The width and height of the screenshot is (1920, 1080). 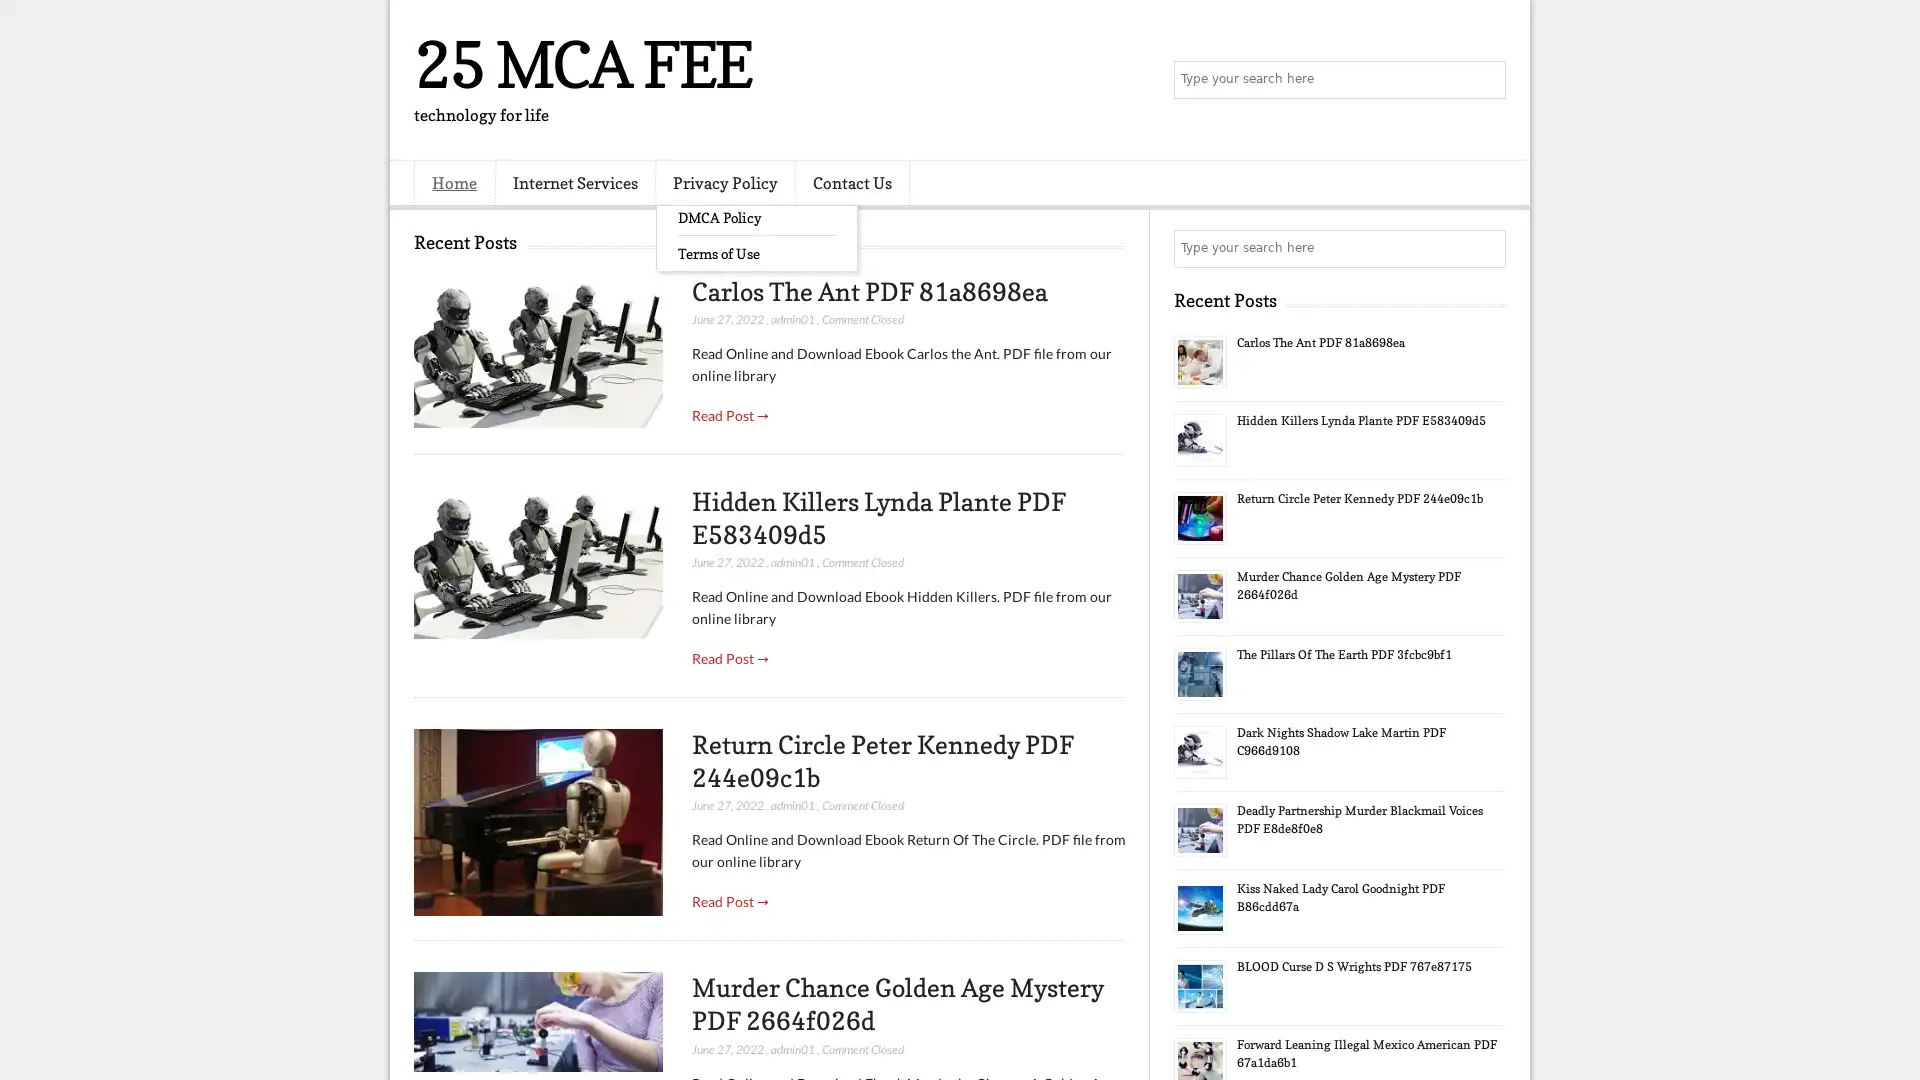 What do you see at coordinates (1485, 80) in the screenshot?
I see `Search` at bounding box center [1485, 80].